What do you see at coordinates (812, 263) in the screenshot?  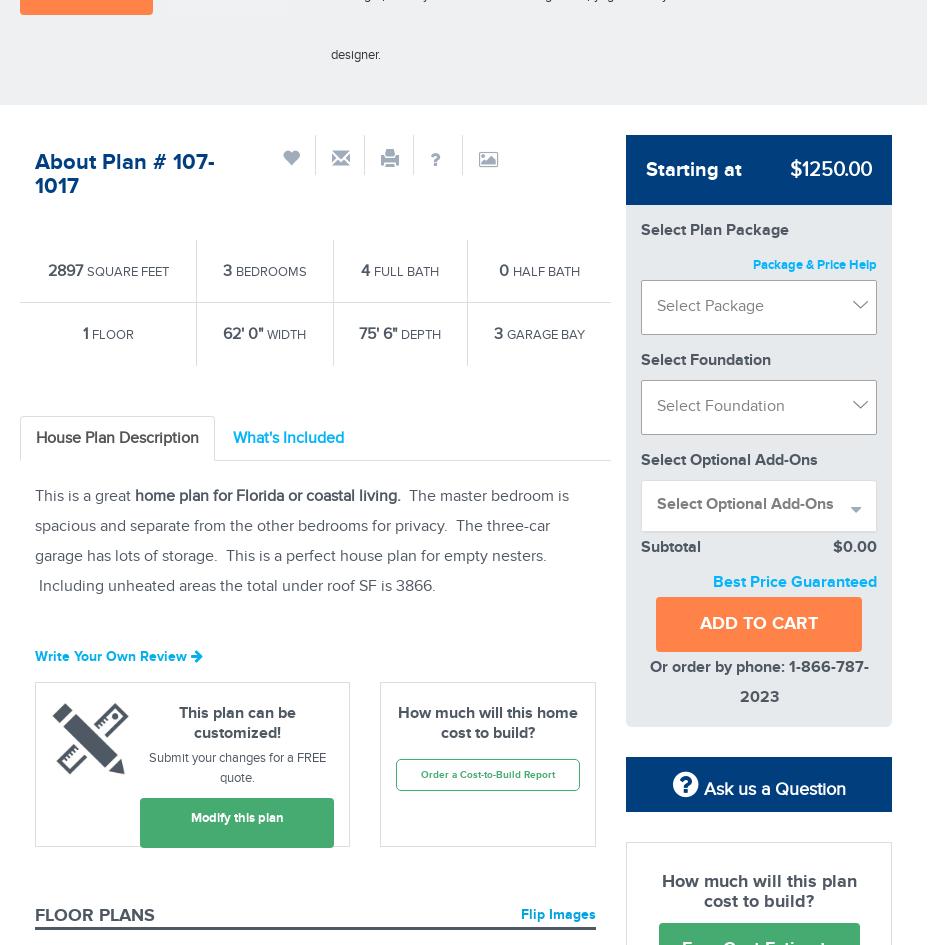 I see `'Package & Price Help'` at bounding box center [812, 263].